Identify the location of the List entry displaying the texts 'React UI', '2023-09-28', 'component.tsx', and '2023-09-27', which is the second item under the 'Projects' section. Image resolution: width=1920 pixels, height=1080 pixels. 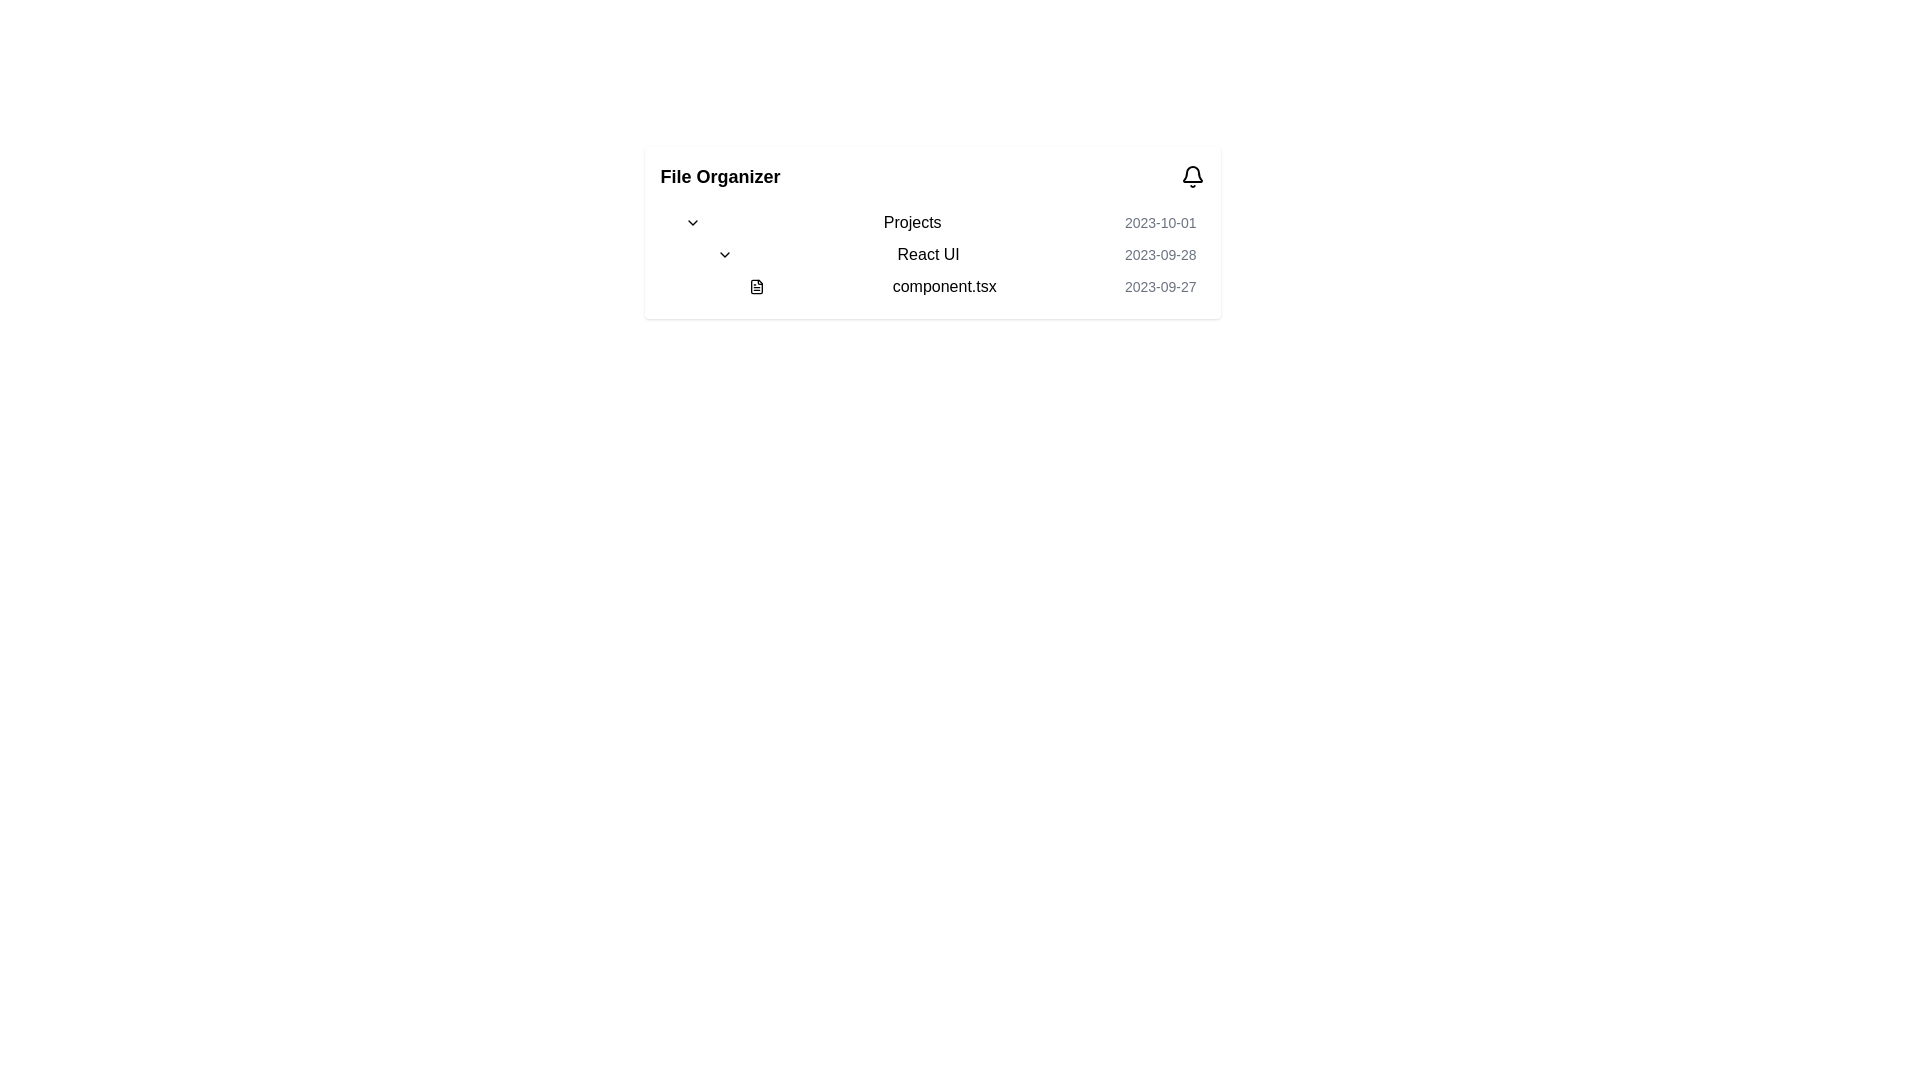
(947, 270).